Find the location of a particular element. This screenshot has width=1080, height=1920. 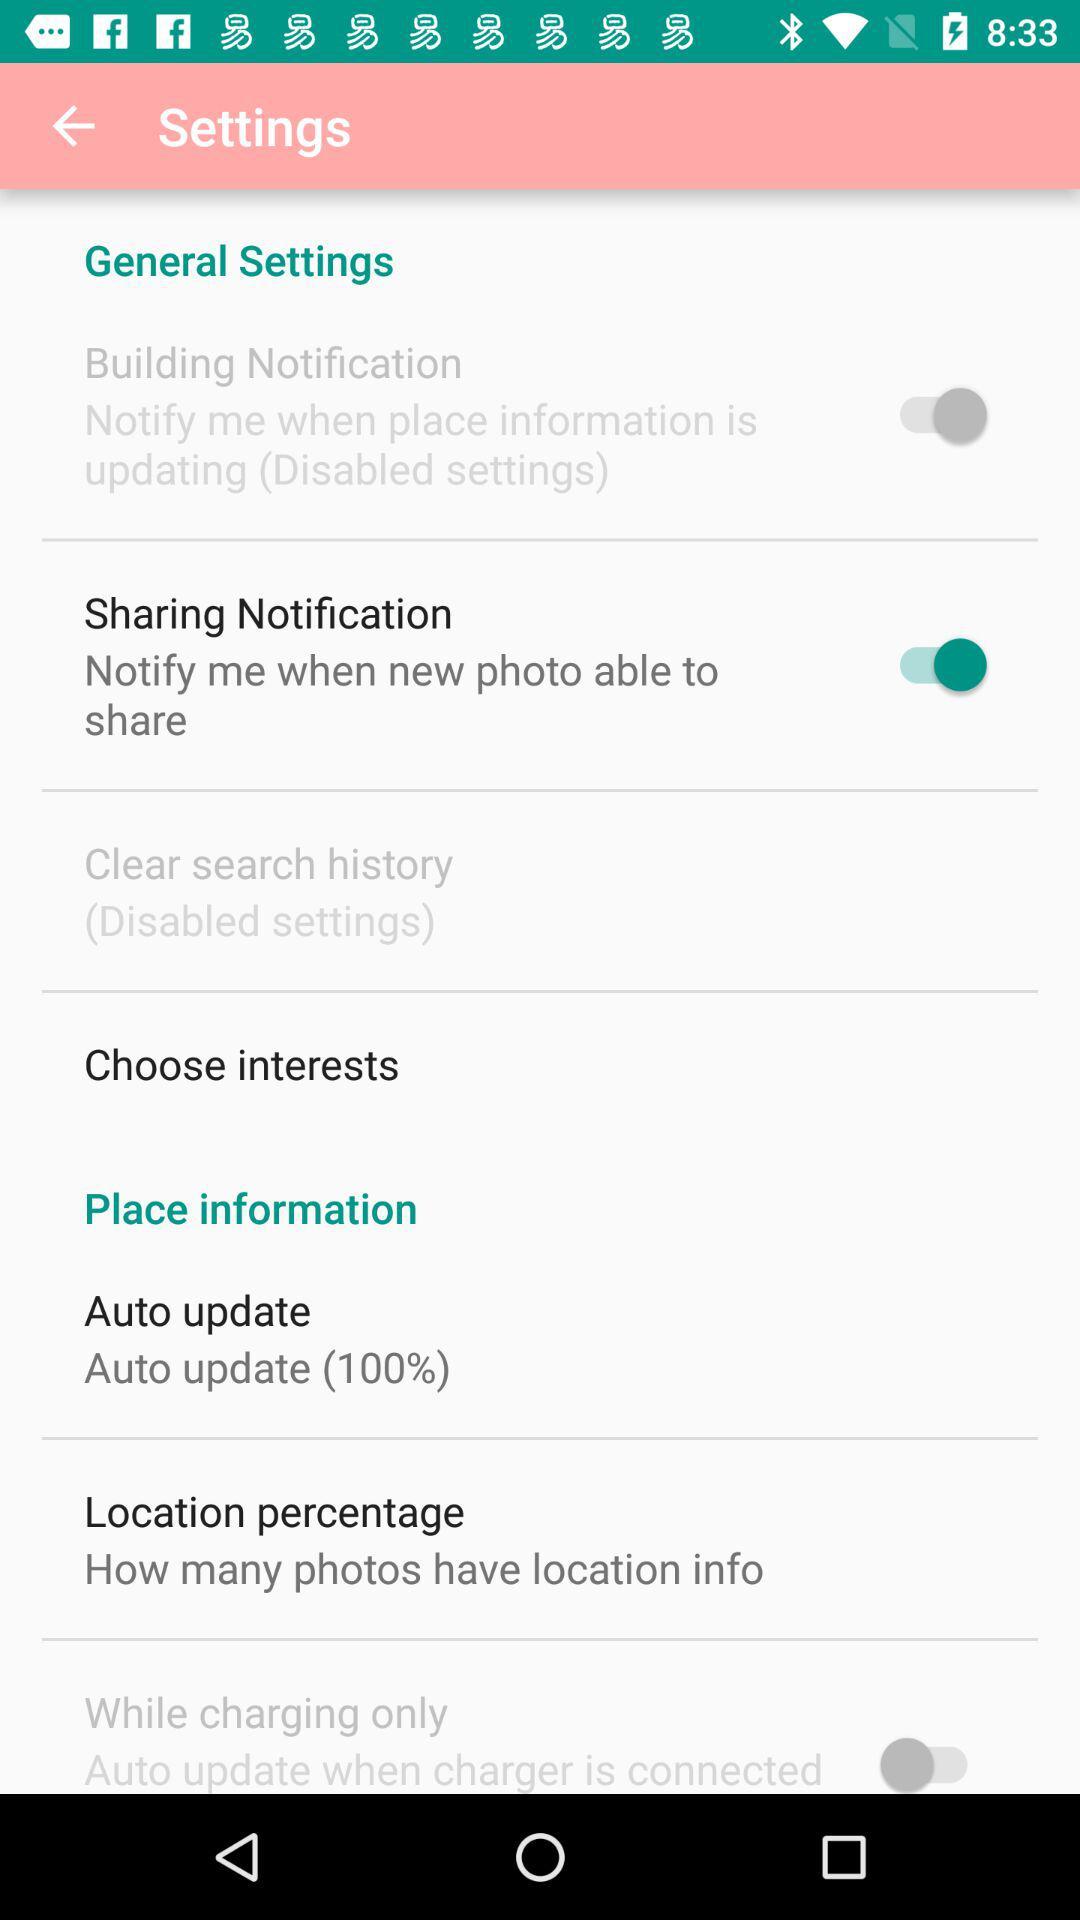

general settings item is located at coordinates (540, 238).